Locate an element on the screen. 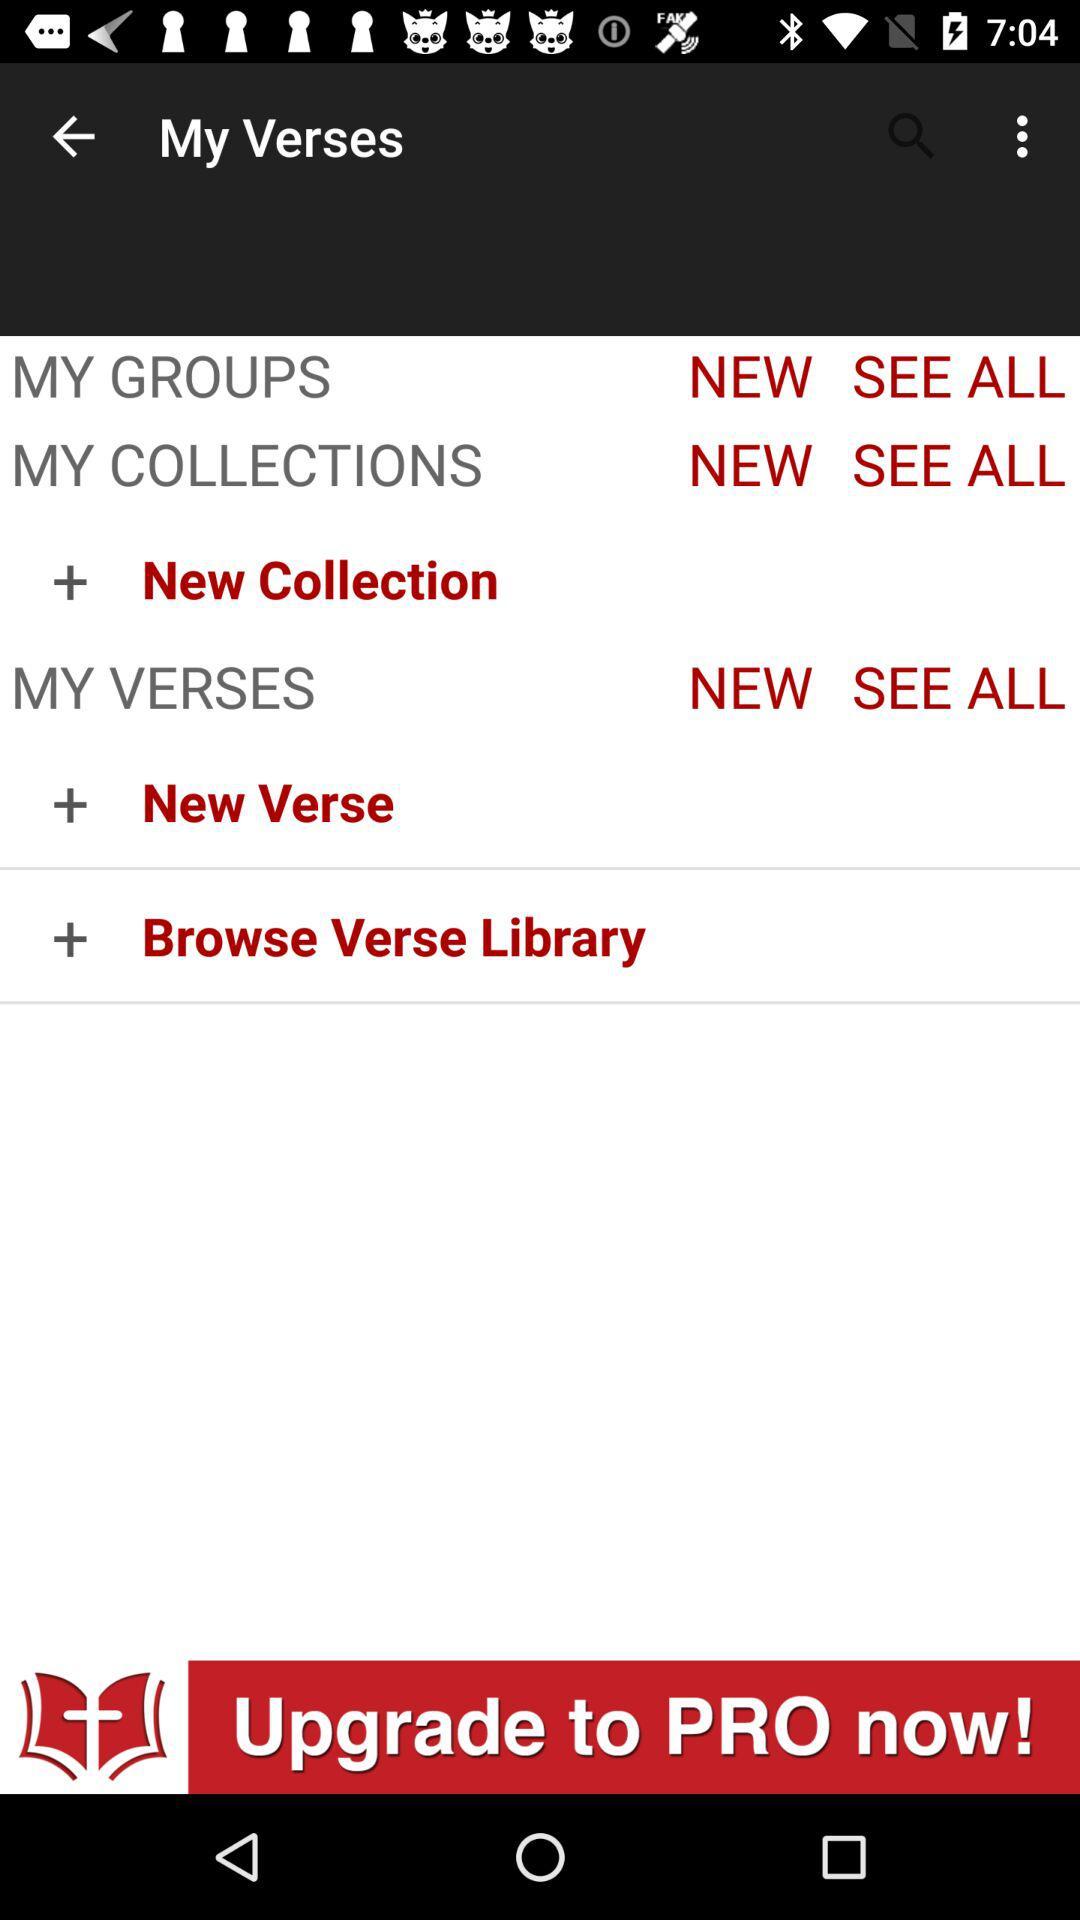  item next to the  new  app is located at coordinates (330, 466).